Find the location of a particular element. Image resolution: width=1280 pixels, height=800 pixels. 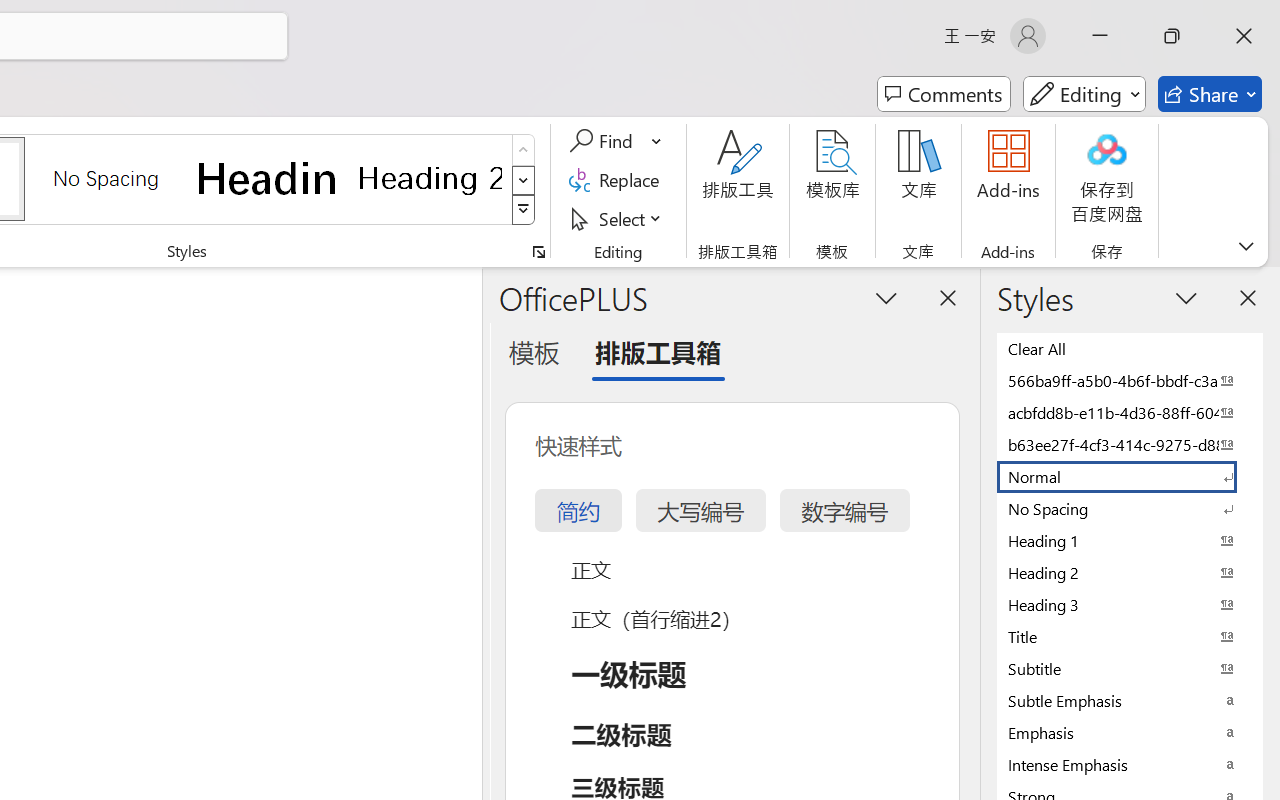

'Heading 3' is located at coordinates (1130, 604).